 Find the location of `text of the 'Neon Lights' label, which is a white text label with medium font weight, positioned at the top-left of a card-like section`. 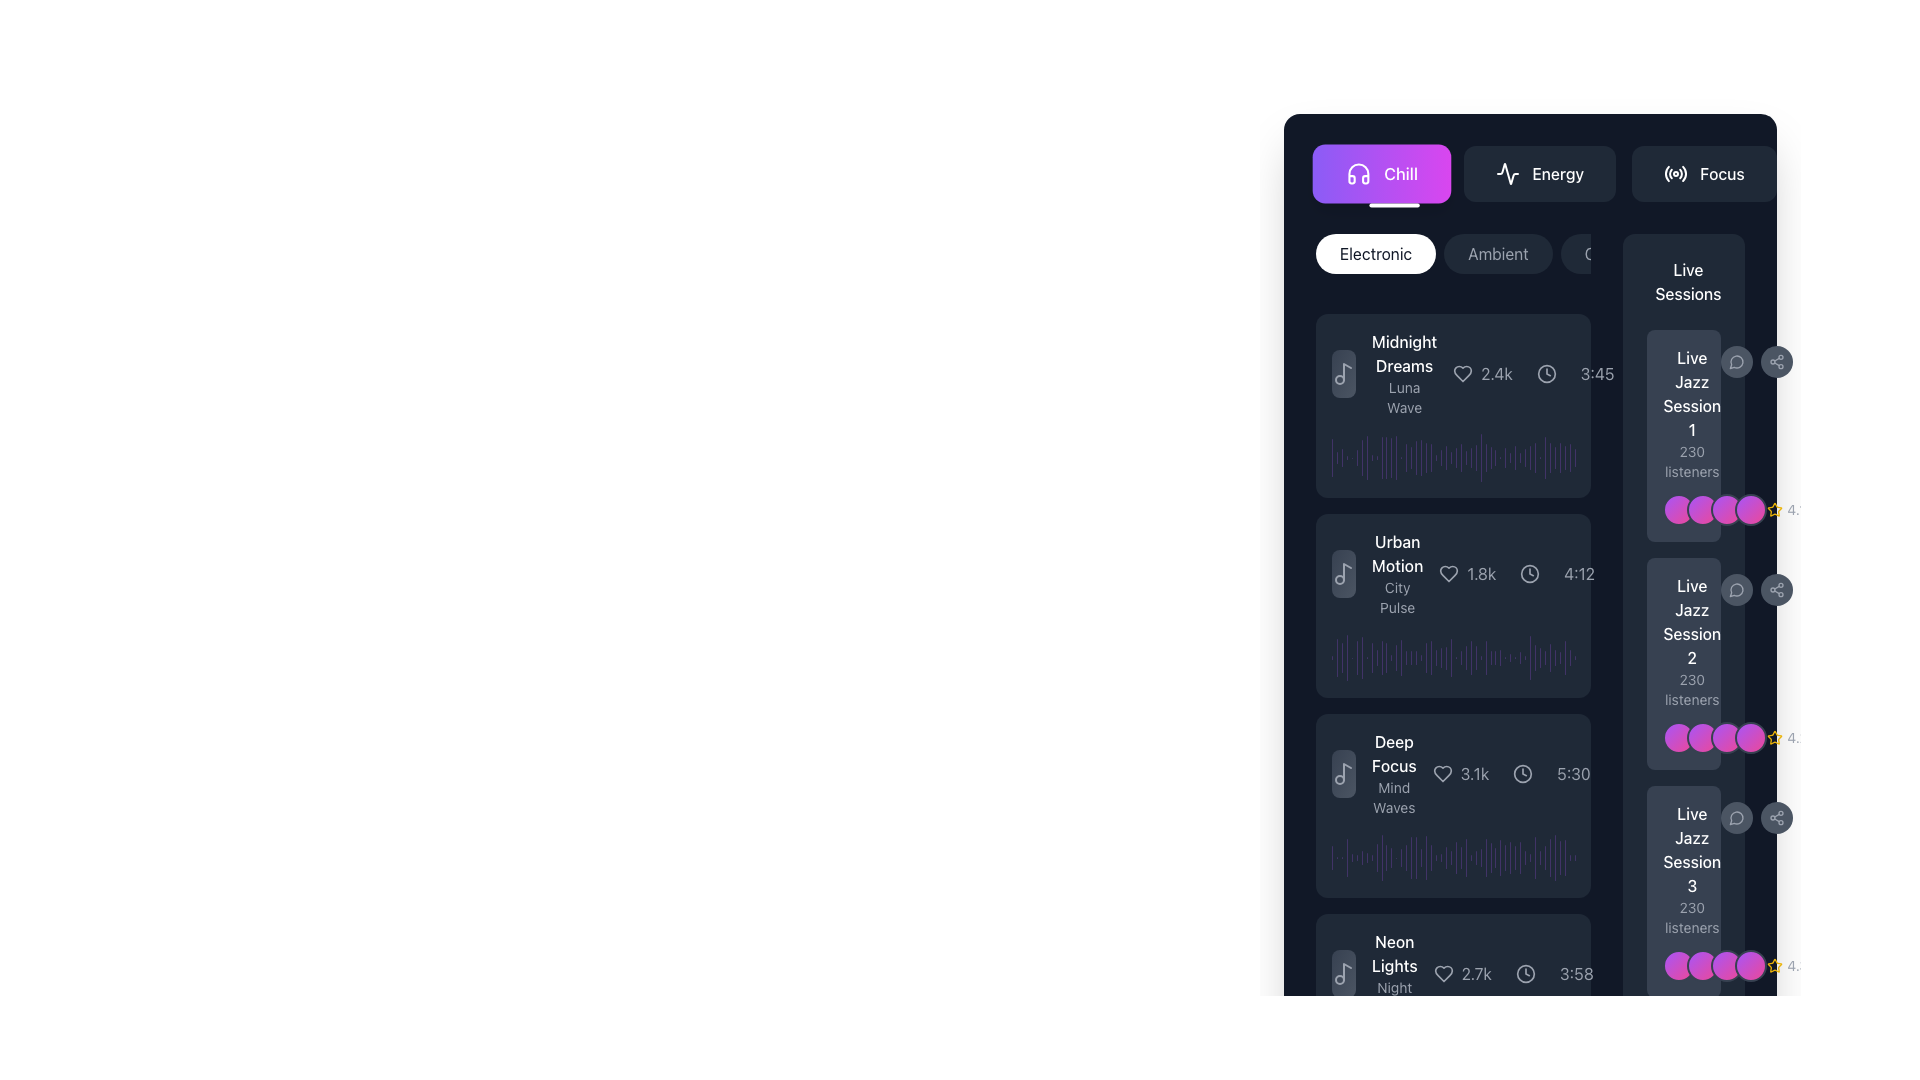

text of the 'Neon Lights' label, which is a white text label with medium font weight, positioned at the top-left of a card-like section is located at coordinates (1393, 952).